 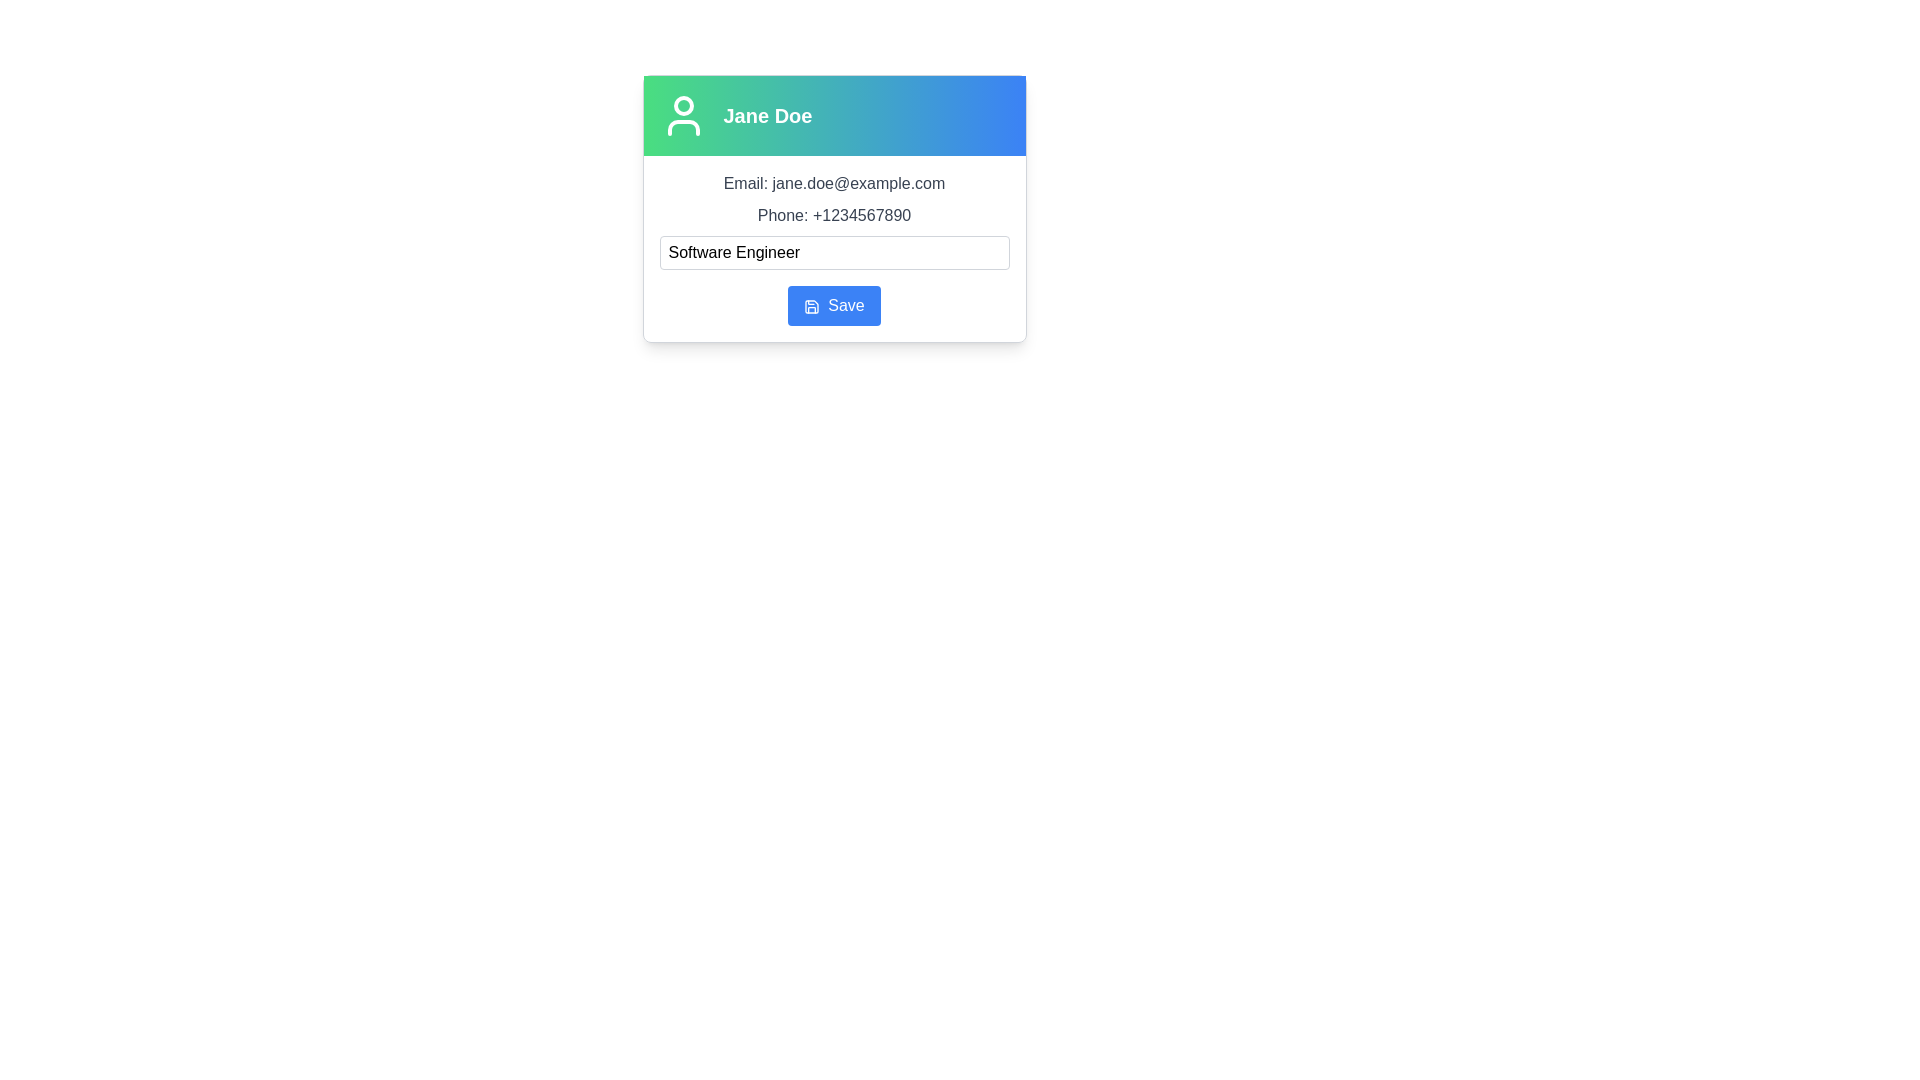 What do you see at coordinates (812, 306) in the screenshot?
I see `the floppy disk icon representing the 'save' functionality, which is located within the 'Save' button, to the left of the button text` at bounding box center [812, 306].